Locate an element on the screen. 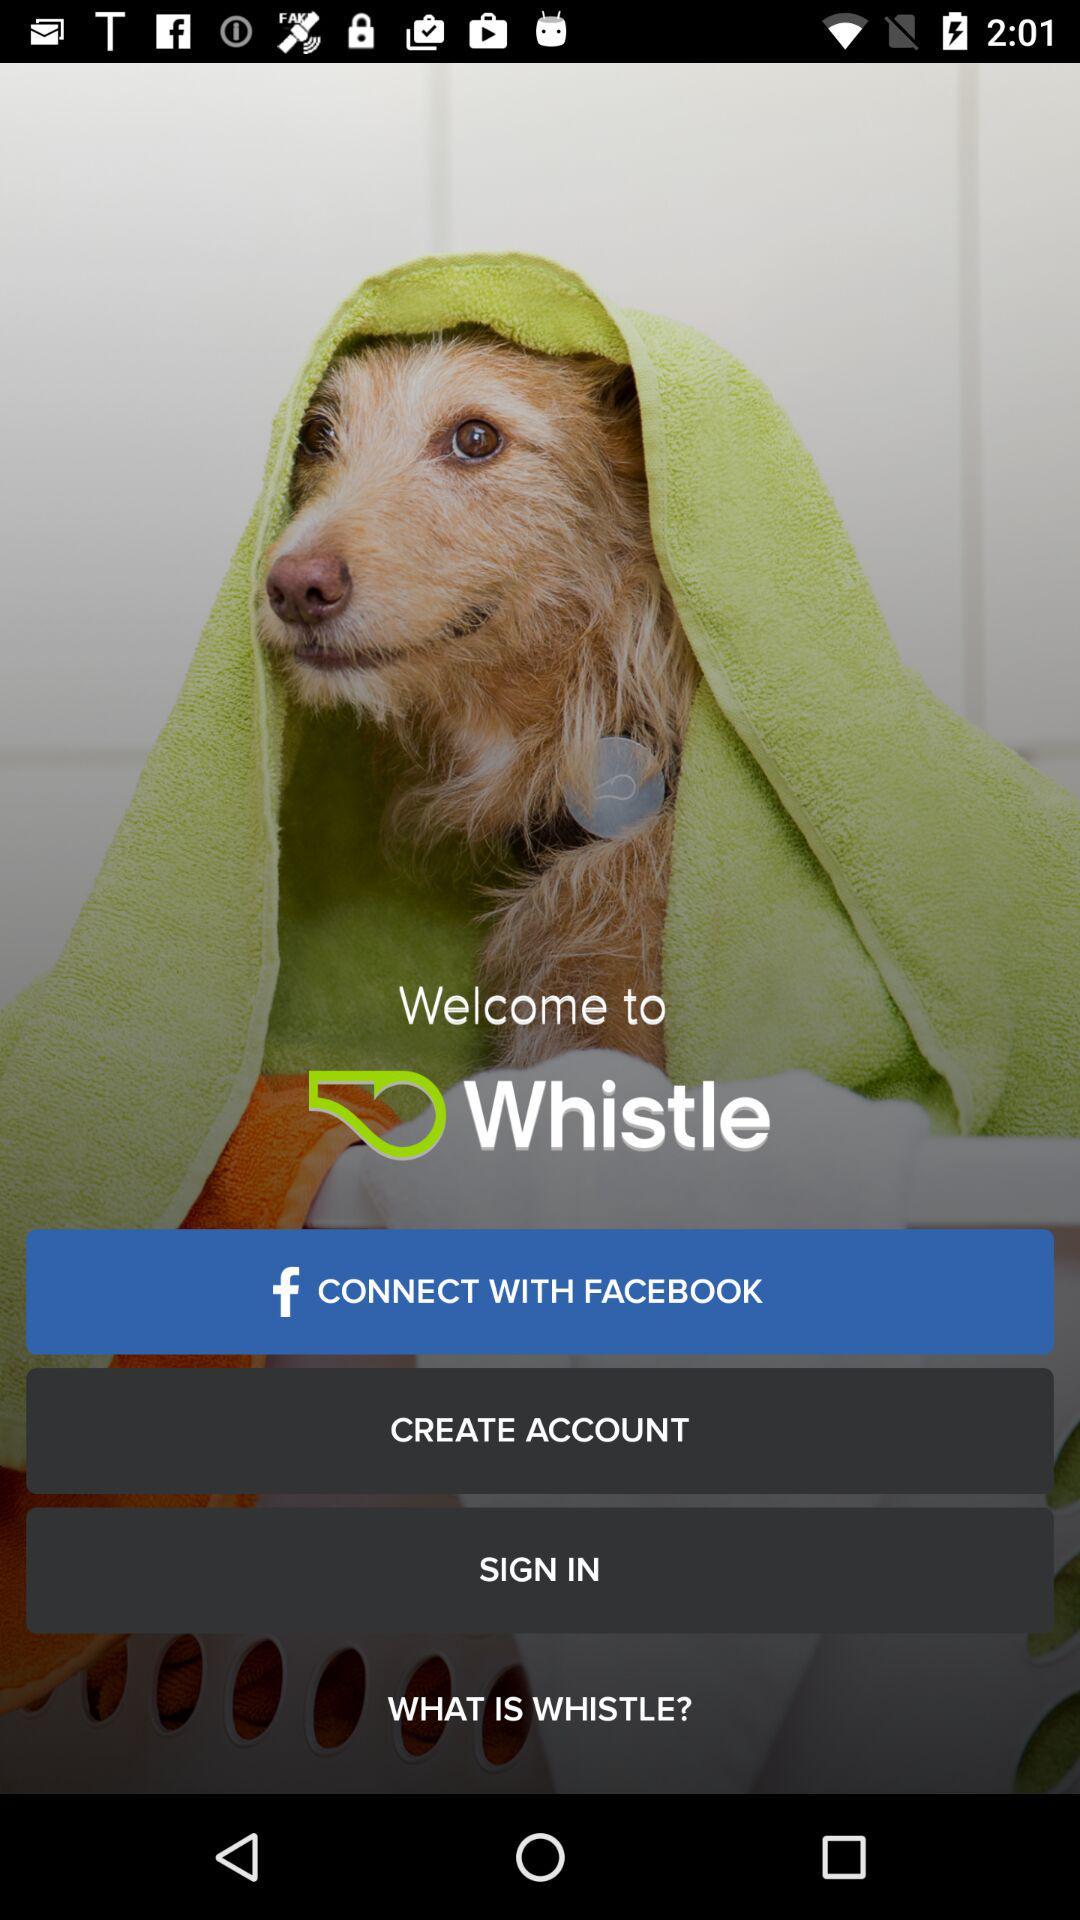  item above create account icon is located at coordinates (540, 1291).